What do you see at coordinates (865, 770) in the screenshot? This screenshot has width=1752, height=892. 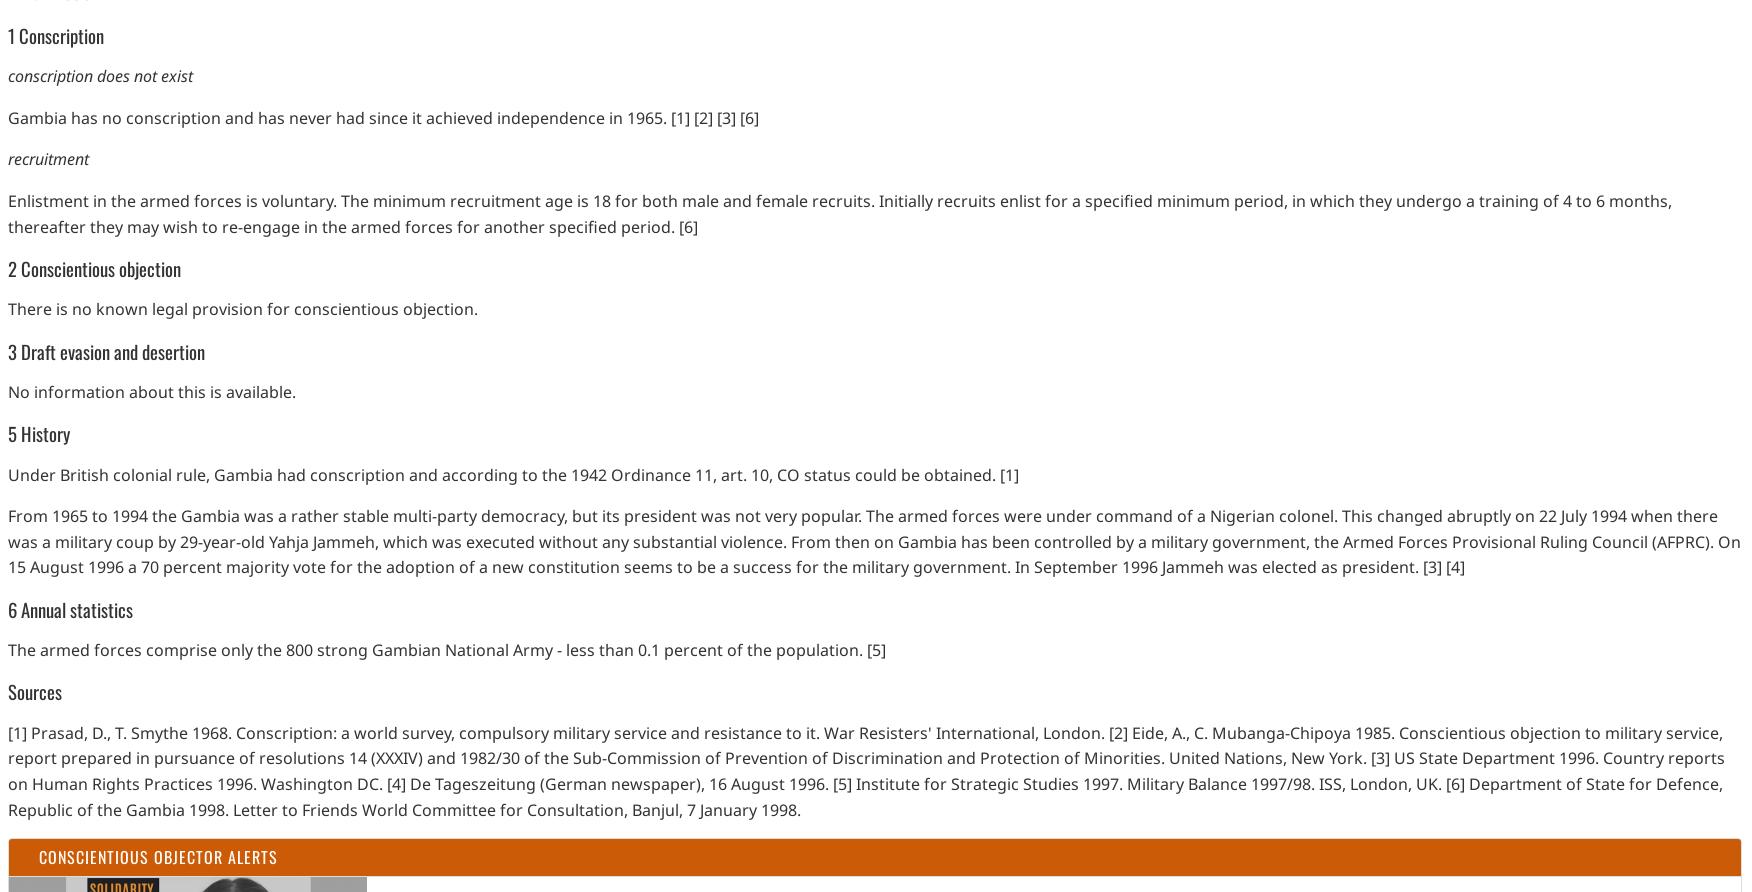 I see `'[1] Prasad, D., T. Smythe 1968. Conscription: a world survey, compulsory military service and resistance to it. War Resisters' International, London. [2] Eide, A., C. Mubanga-Chipoya 1985. Conscientious objection to military service, report prepared in pursuance of resolutions 14 (XXXIV) and 1982/30 of the Sub-Commission of Prevention of Discrimination and Protection of Minorities. United Nations, New York. [3] US State Department 1996. Country reports on Human Rights Practices 1996. Washington DC. [4] De Tageszeitung (German newspaper), 16 August 1996. [5] Institute for Strategic Studies 1997. Military Balance 1997/98. ISS, London, UK. [6] Department of State for Defence, Republic of the Gambia 1998. Letter to Friends World Committee for Consultation, Banjul, 7 January 1998.'` at bounding box center [865, 770].